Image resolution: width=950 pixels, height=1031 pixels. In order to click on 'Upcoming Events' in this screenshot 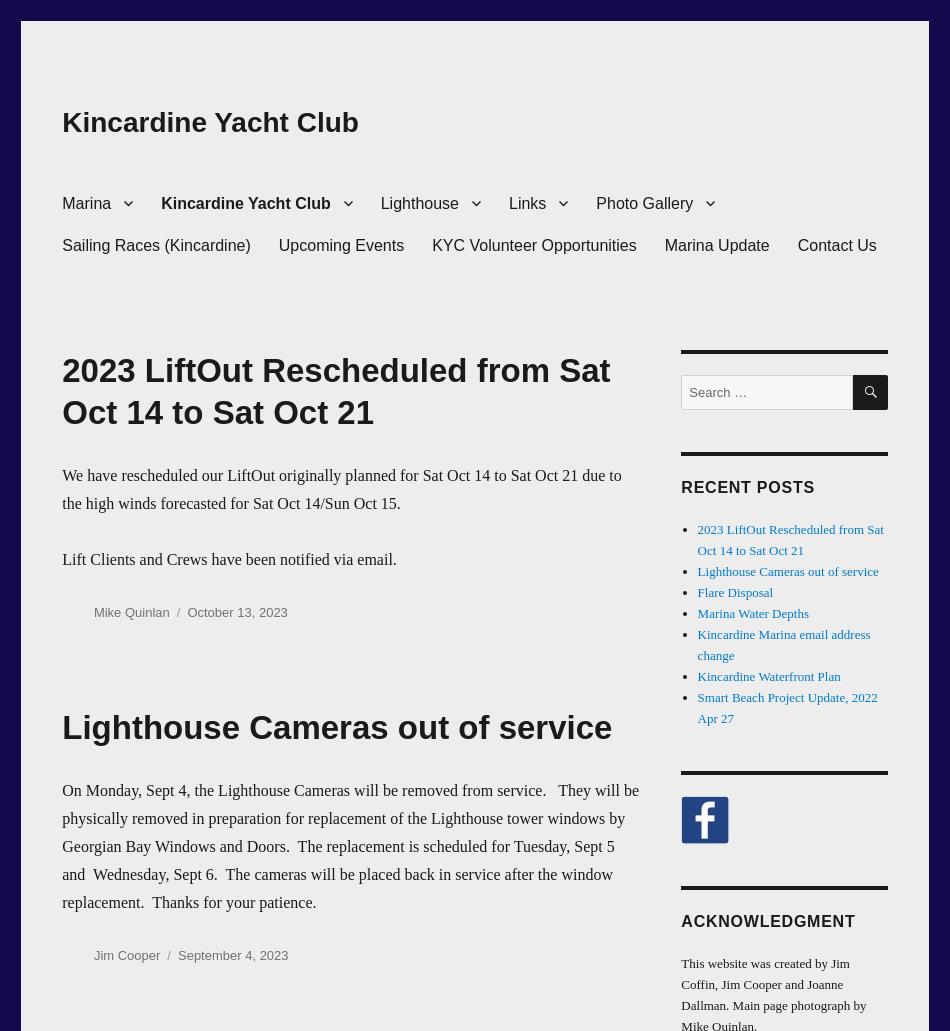, I will do `click(339, 244)`.